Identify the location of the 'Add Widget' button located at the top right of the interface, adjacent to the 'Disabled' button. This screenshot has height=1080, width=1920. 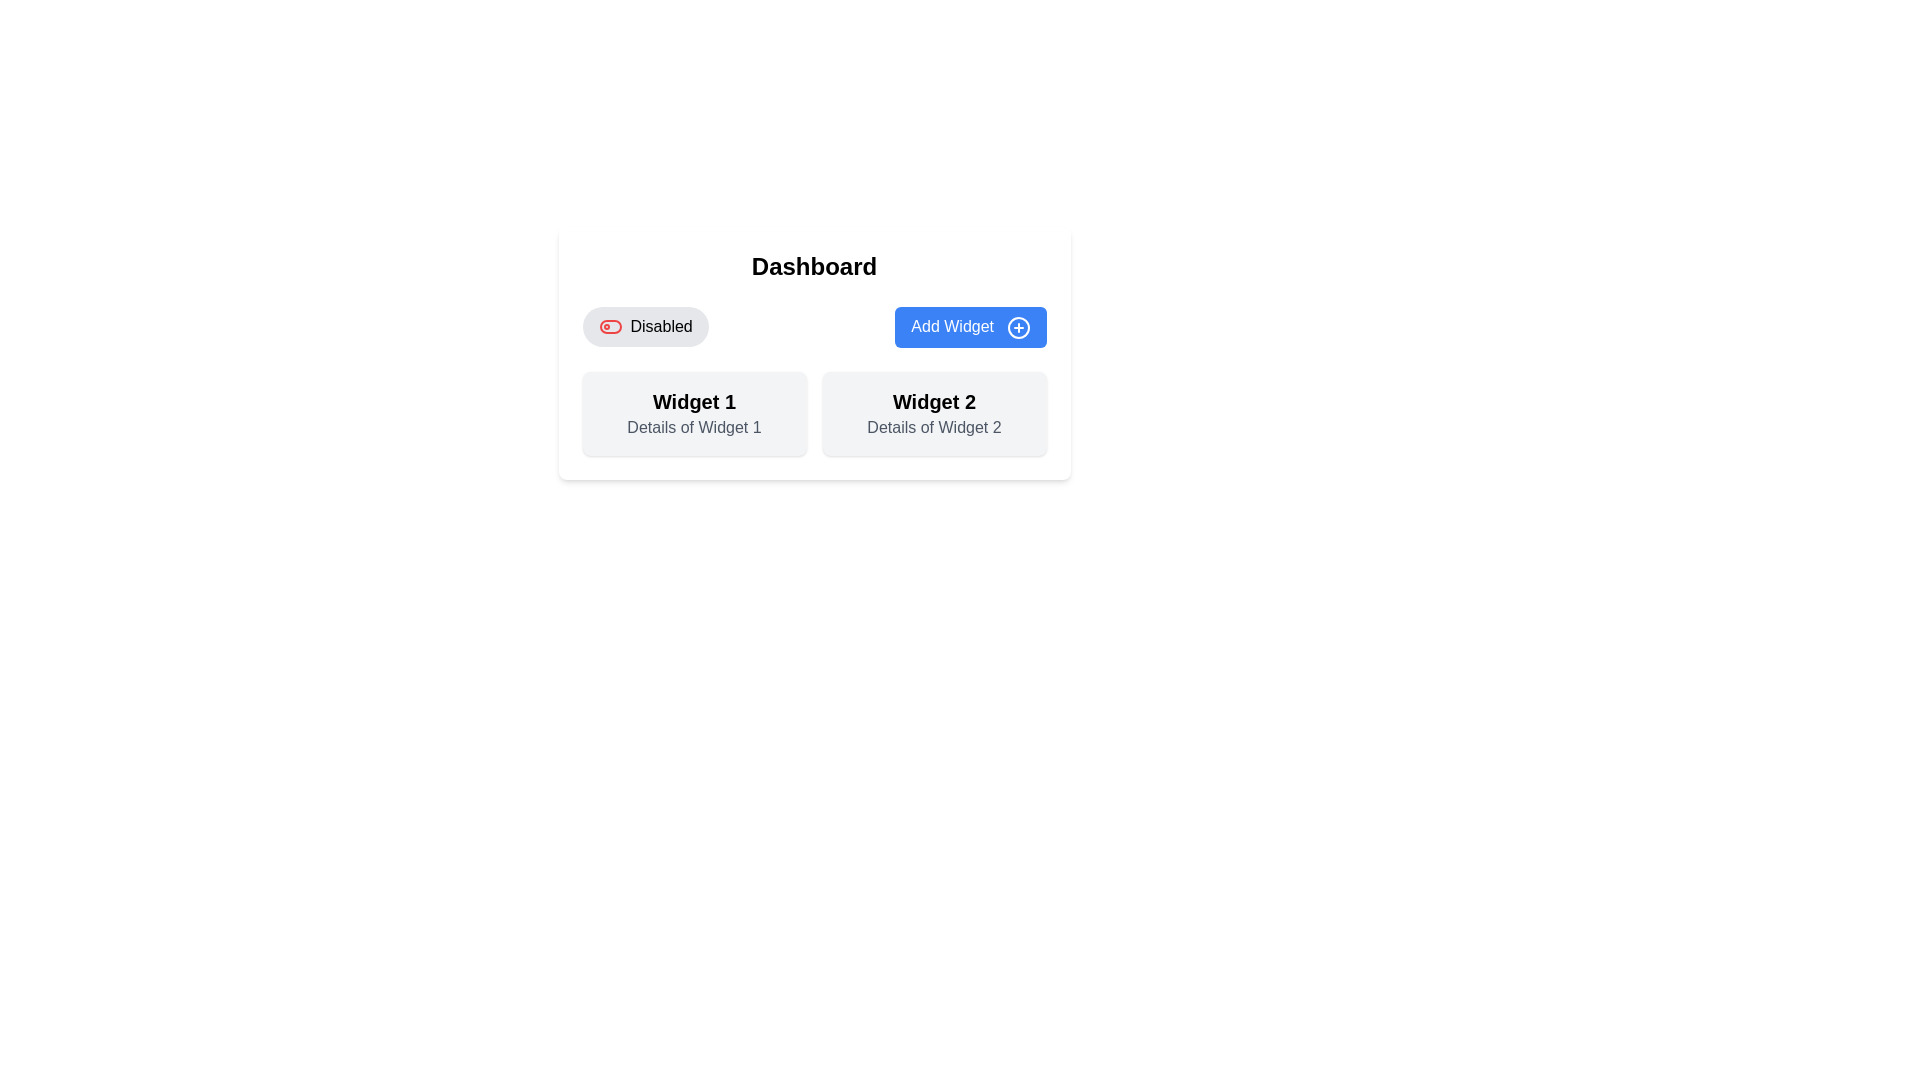
(970, 326).